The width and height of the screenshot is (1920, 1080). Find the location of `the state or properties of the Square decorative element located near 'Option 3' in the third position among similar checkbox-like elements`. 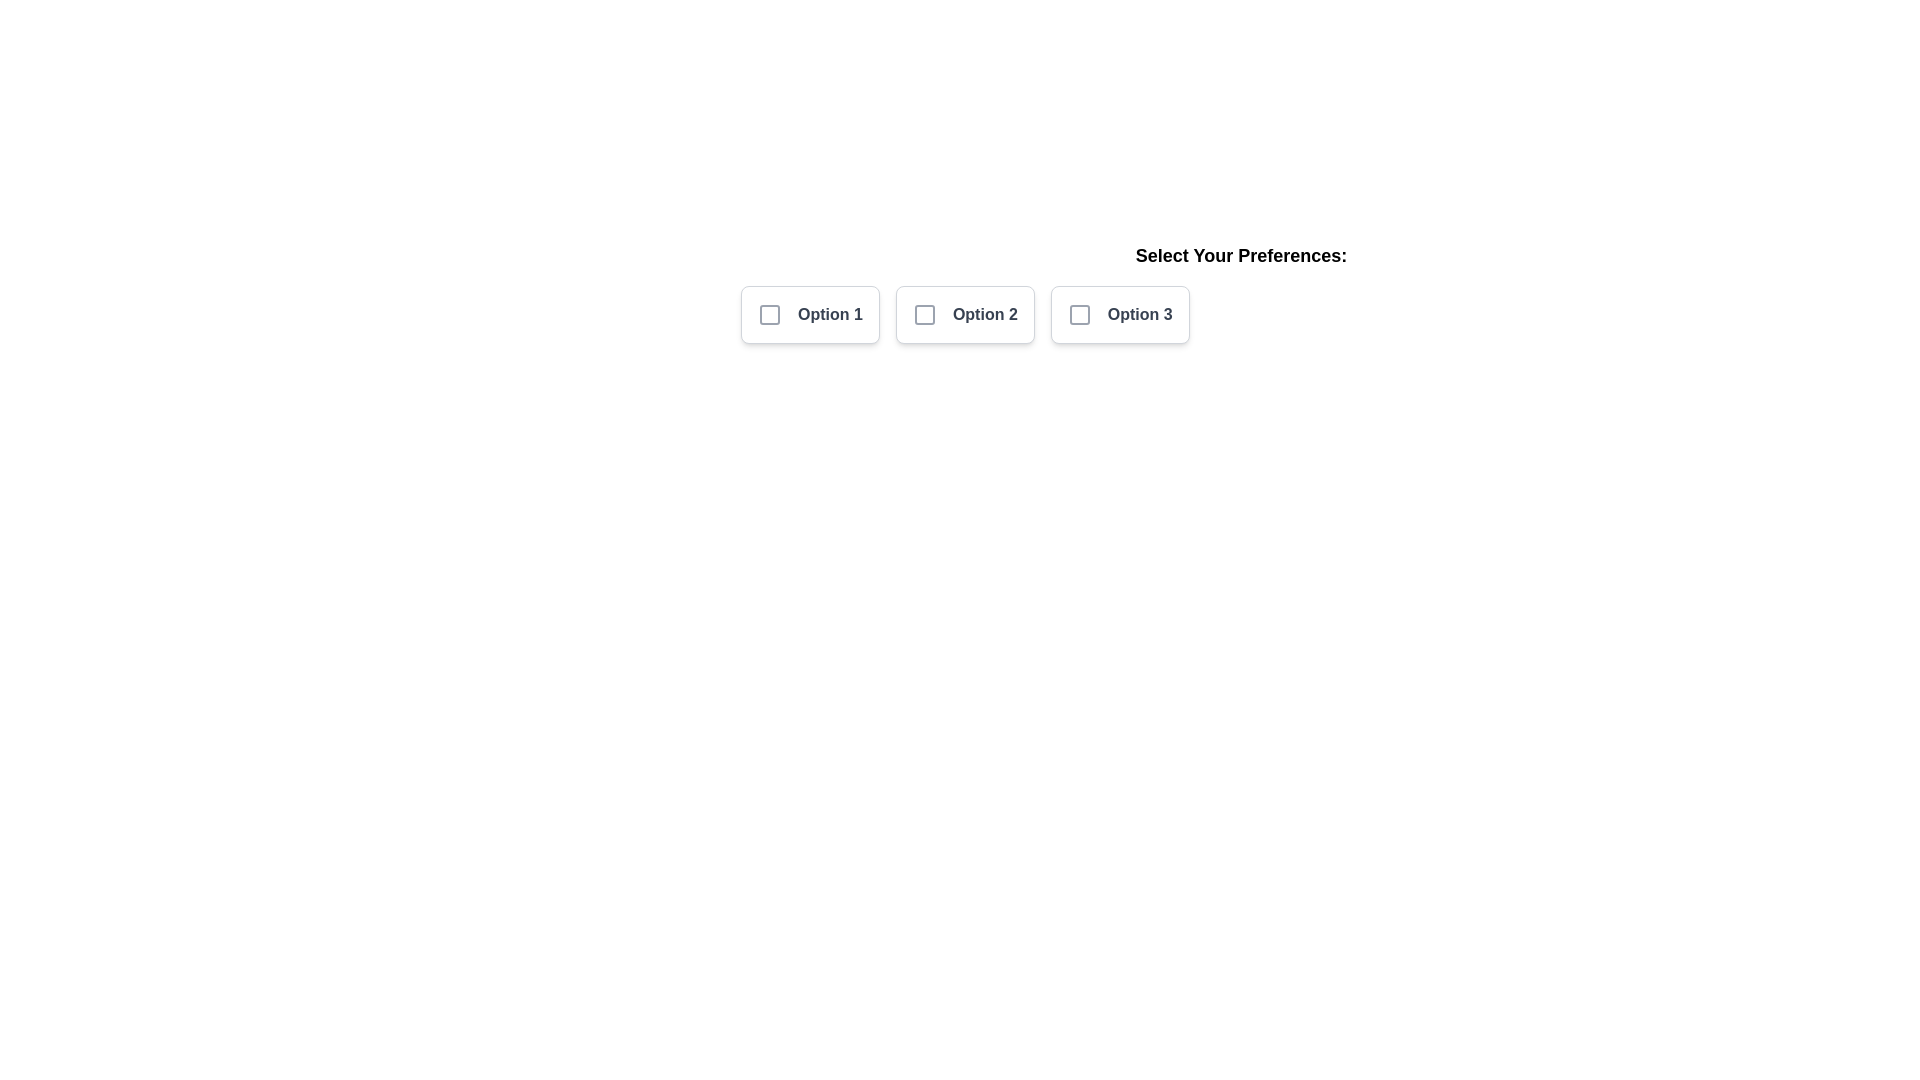

the state or properties of the Square decorative element located near 'Option 3' in the third position among similar checkbox-like elements is located at coordinates (1078, 315).